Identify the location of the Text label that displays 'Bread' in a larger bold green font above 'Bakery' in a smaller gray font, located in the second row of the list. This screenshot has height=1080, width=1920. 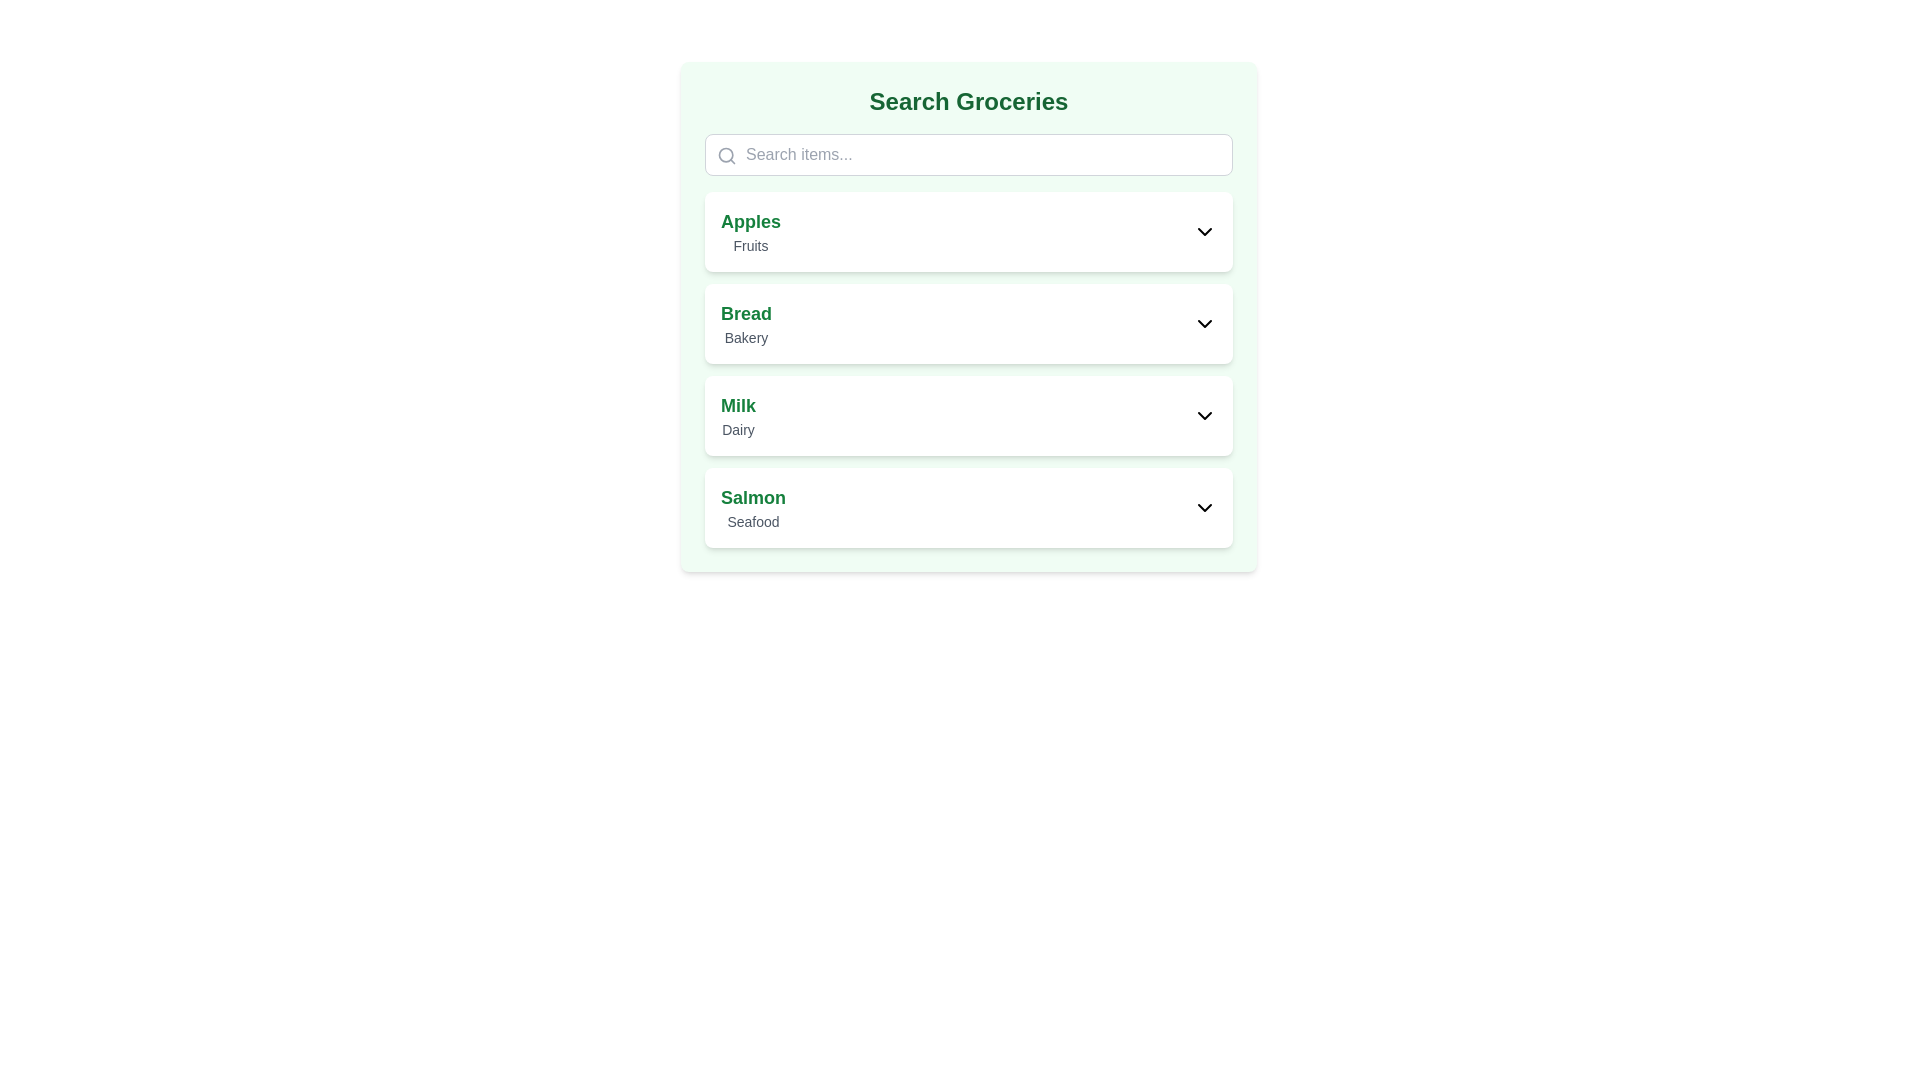
(745, 323).